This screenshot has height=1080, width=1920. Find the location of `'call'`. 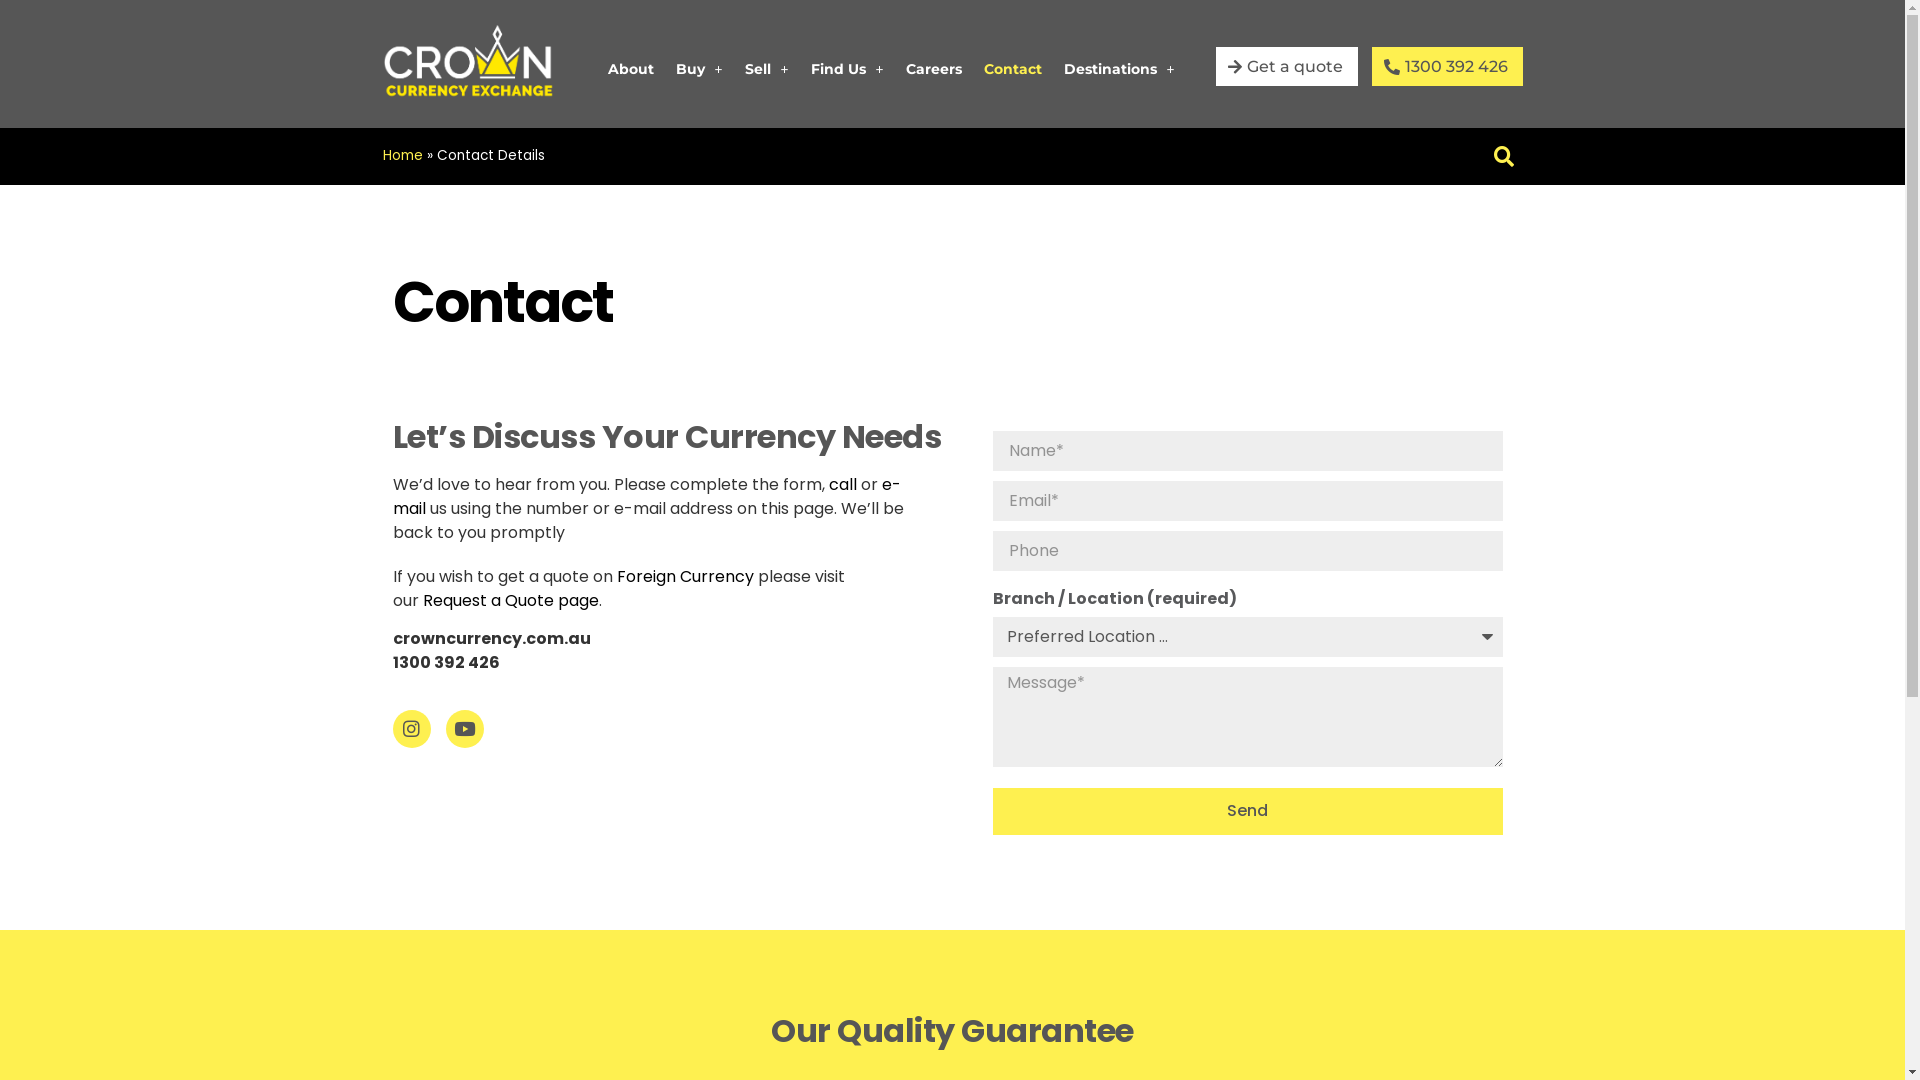

'call' is located at coordinates (841, 484).